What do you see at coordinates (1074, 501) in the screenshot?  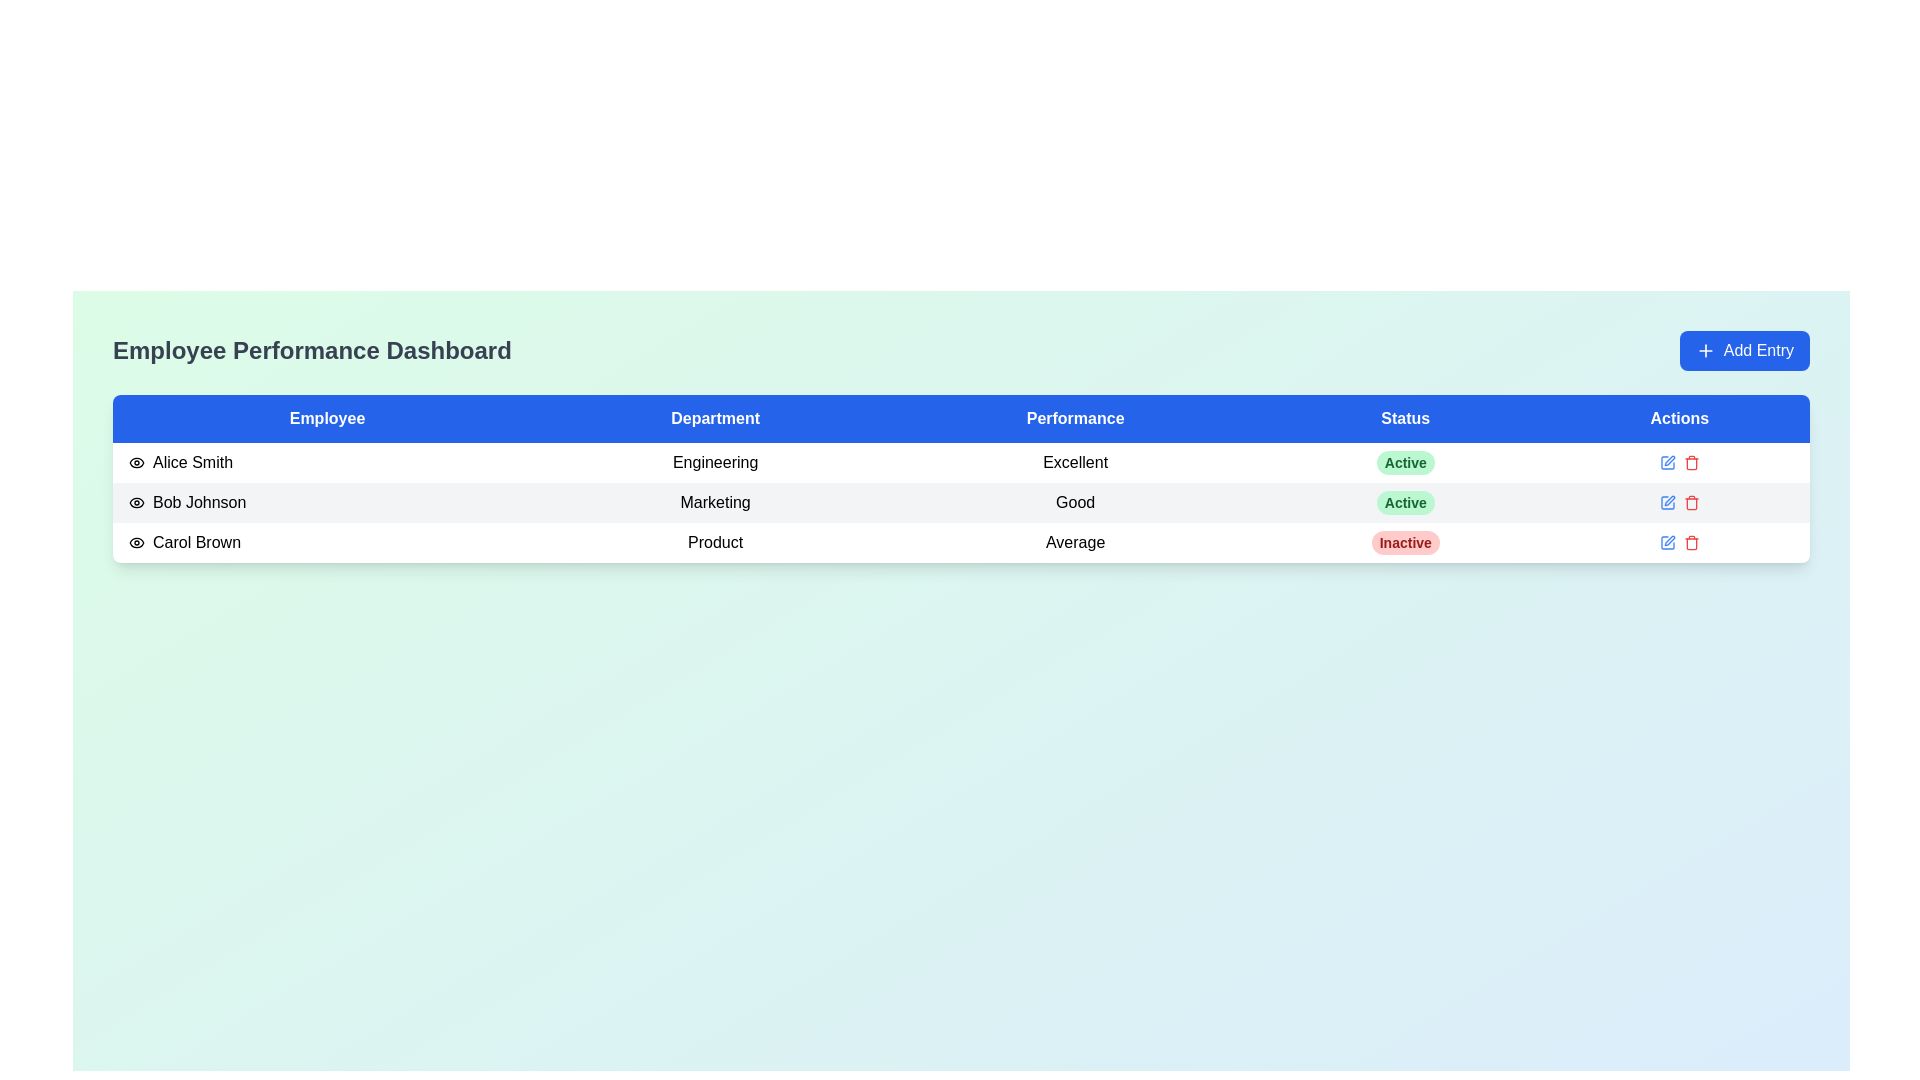 I see `the text element displaying 'Good' in the third column of the second row of the performance data table for 'Bob Johnson'` at bounding box center [1074, 501].